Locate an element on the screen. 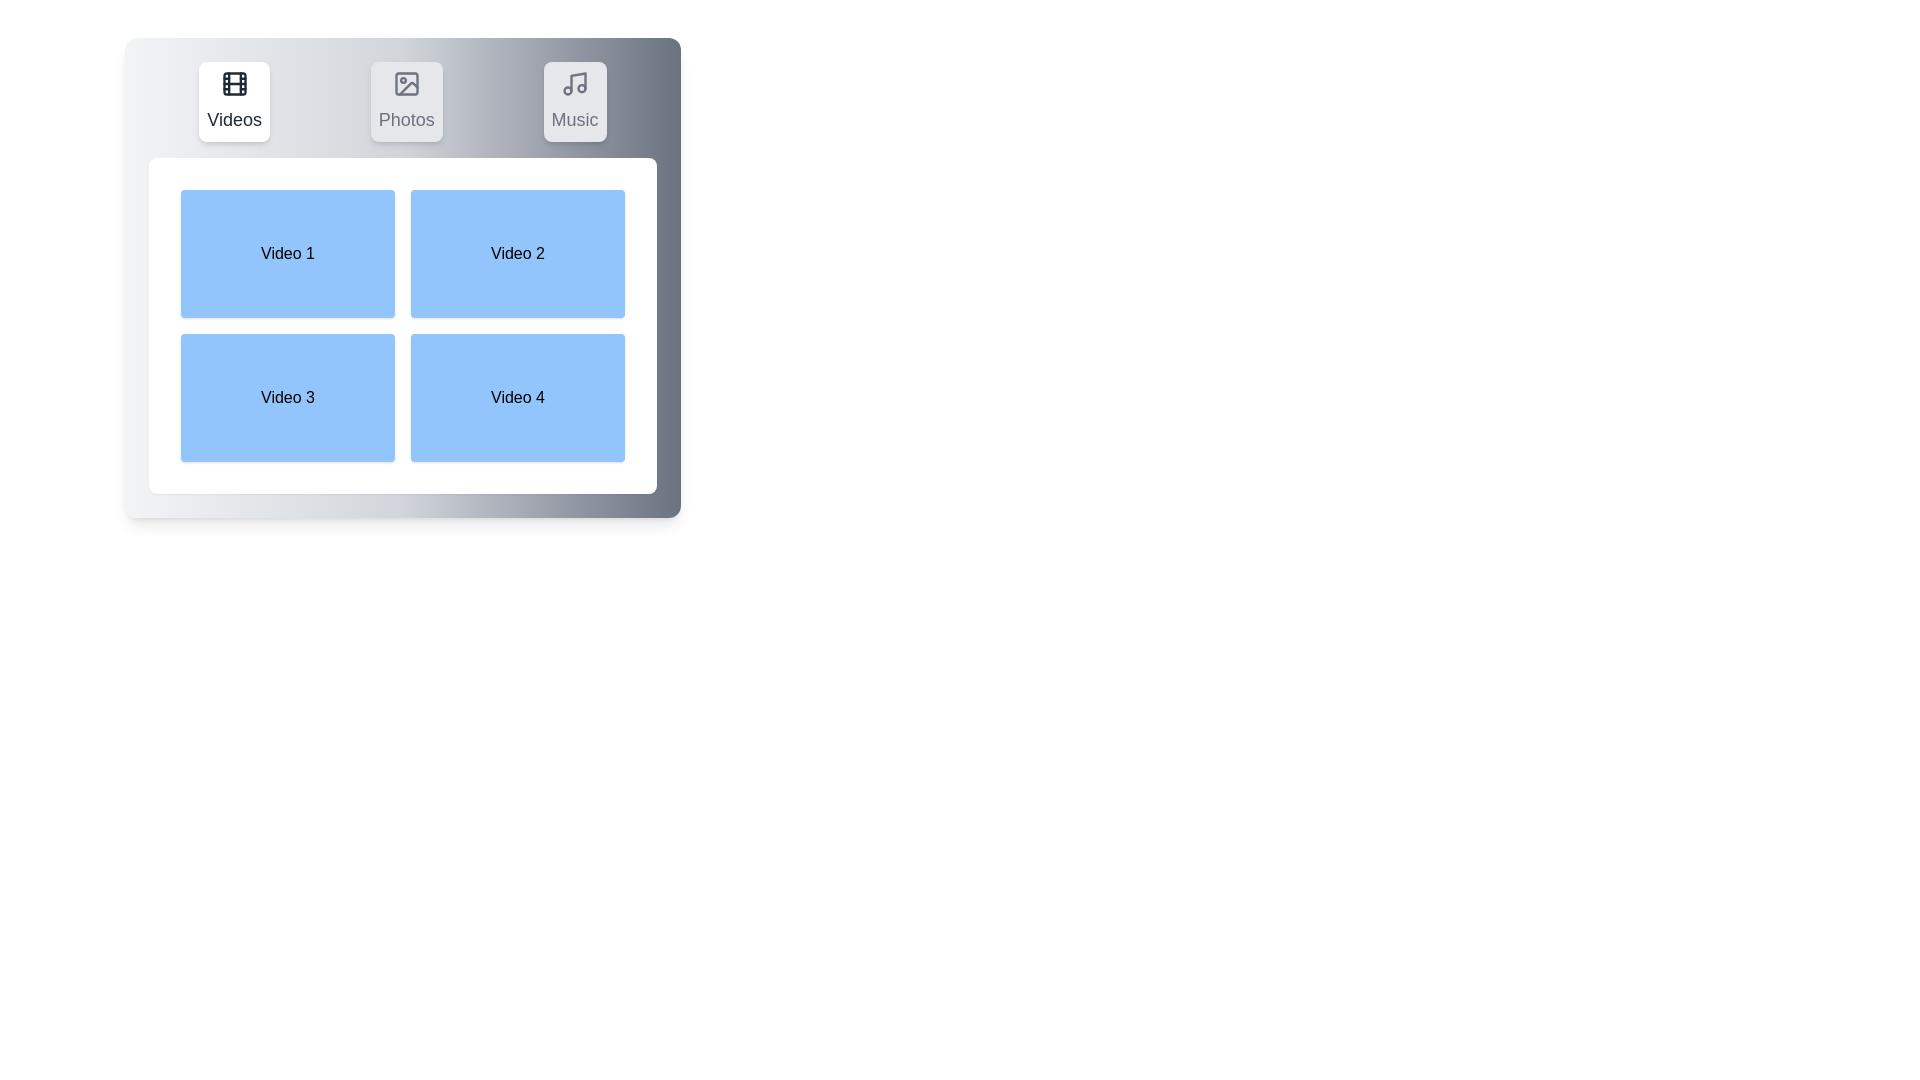  the video box labeled Video 2 is located at coordinates (518, 253).